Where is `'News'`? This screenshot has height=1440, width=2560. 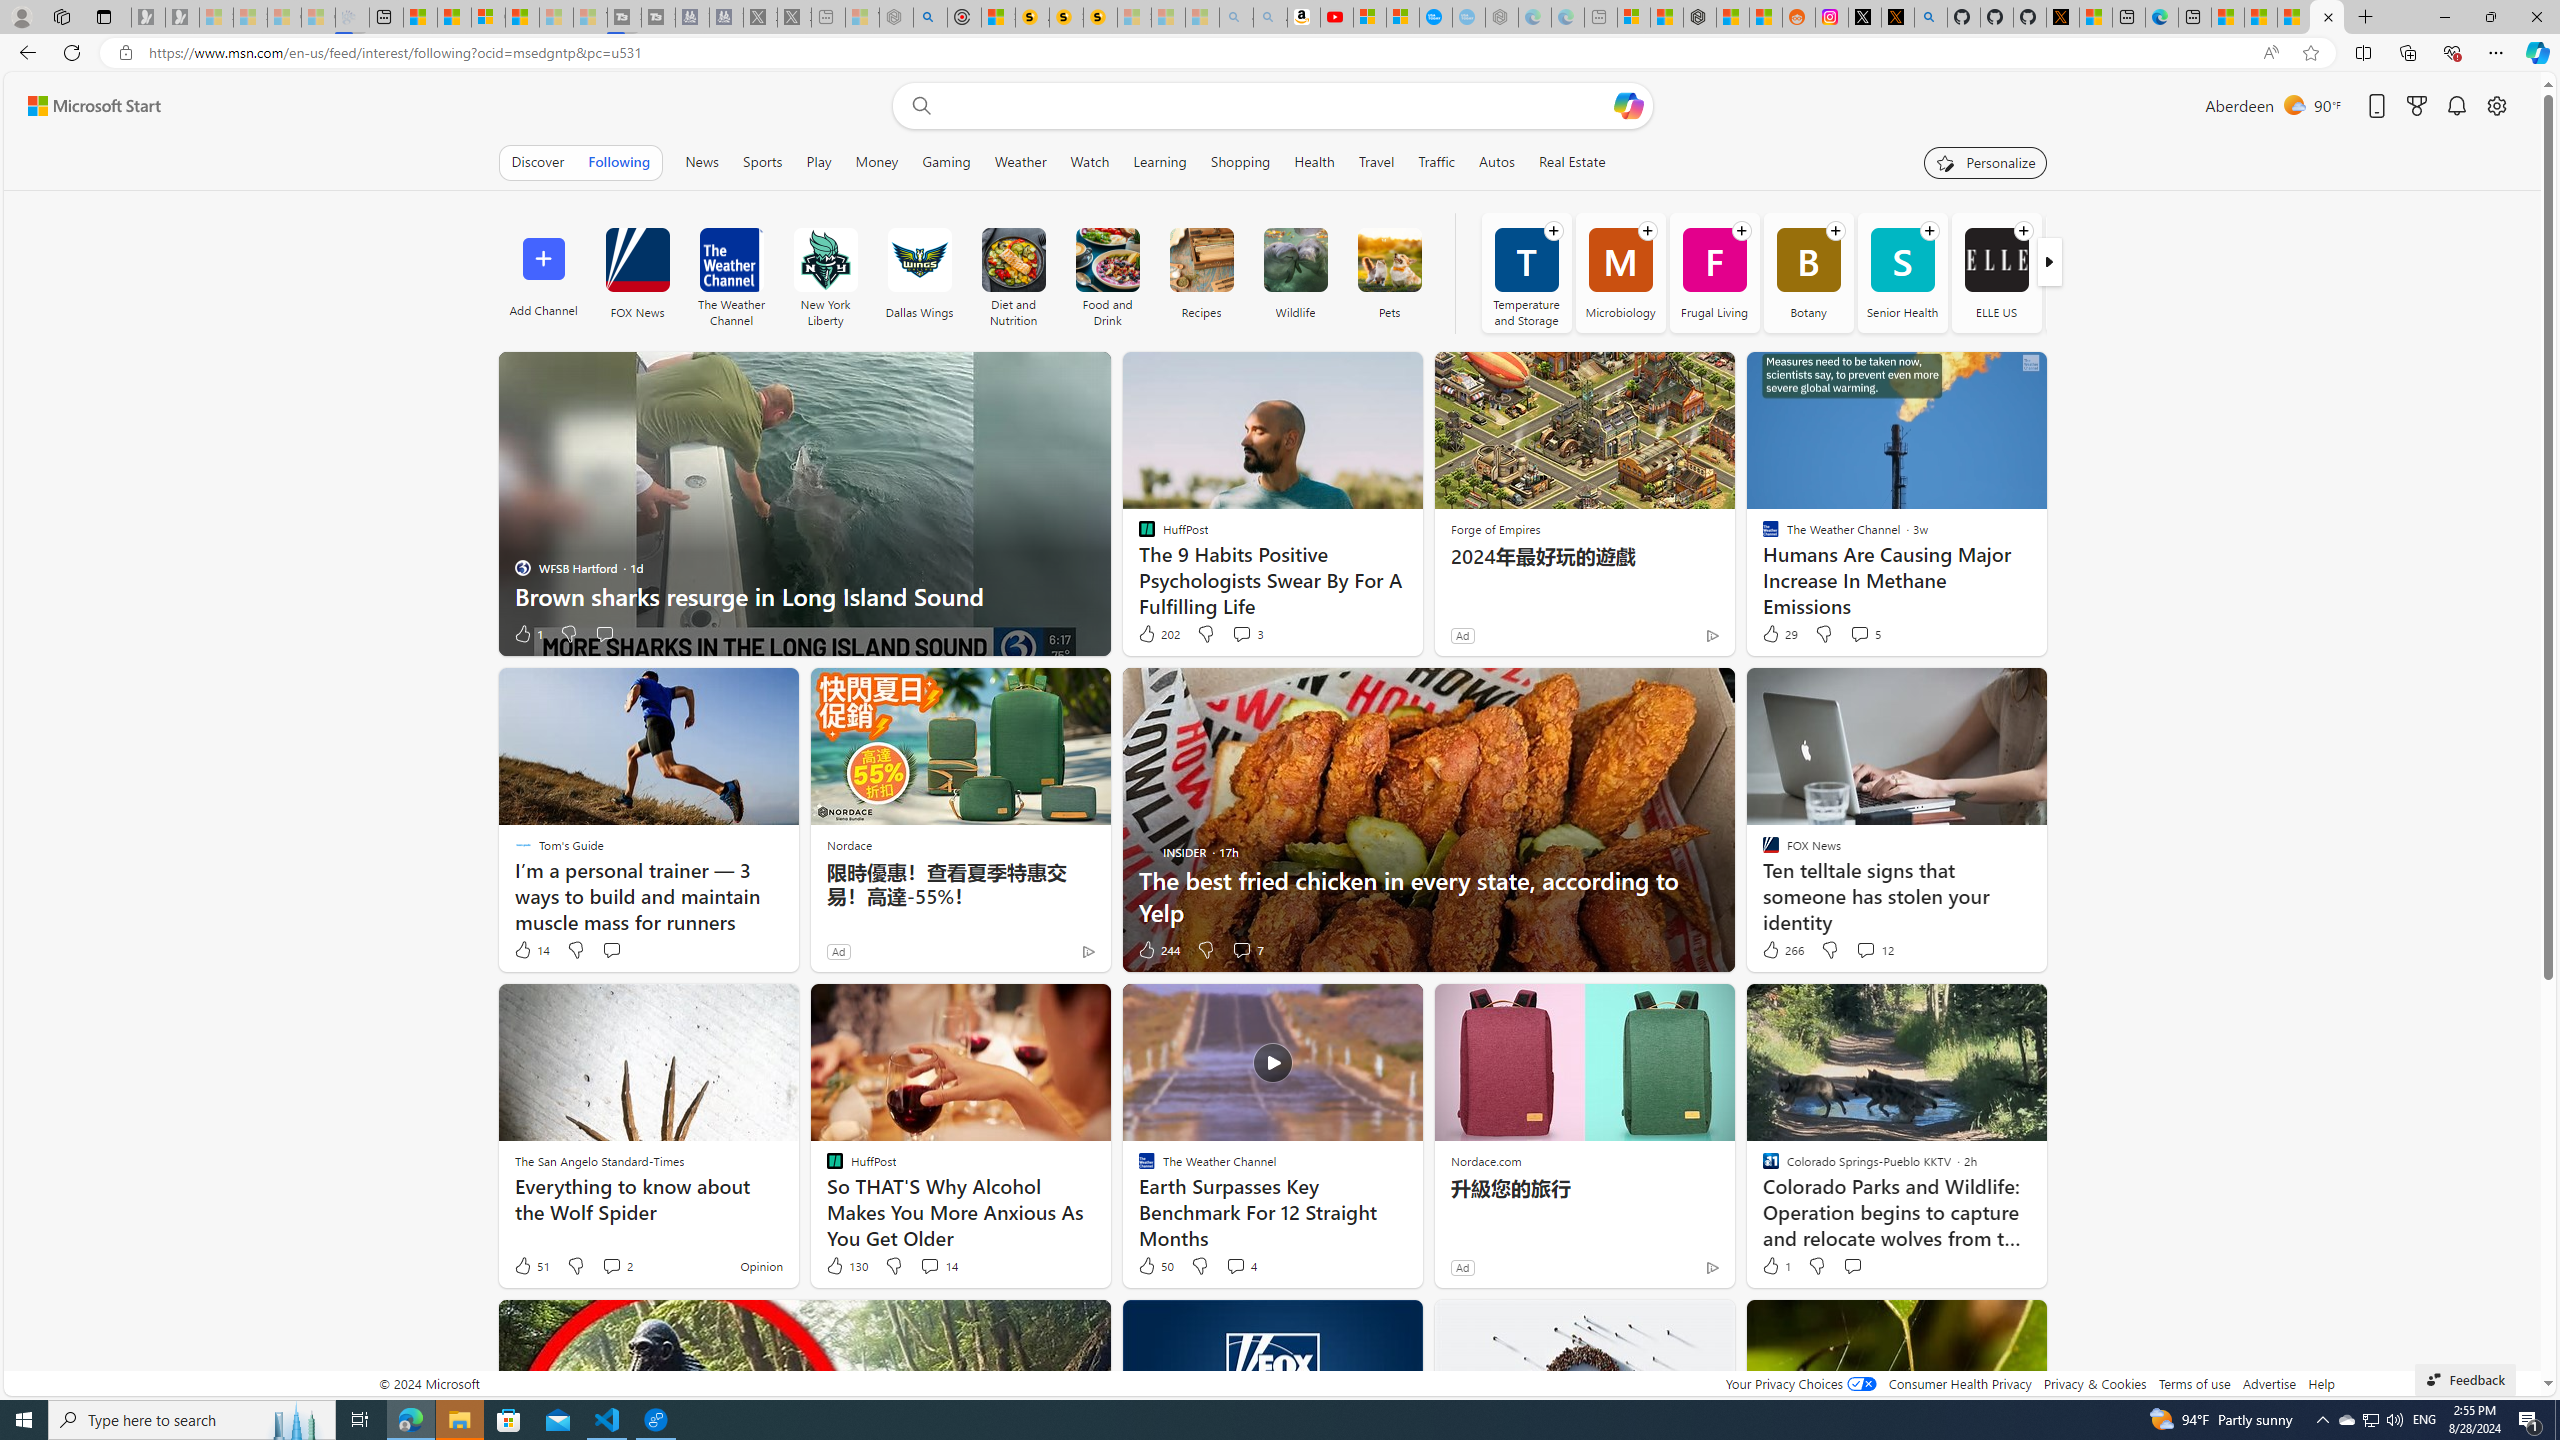
'News' is located at coordinates (701, 161).